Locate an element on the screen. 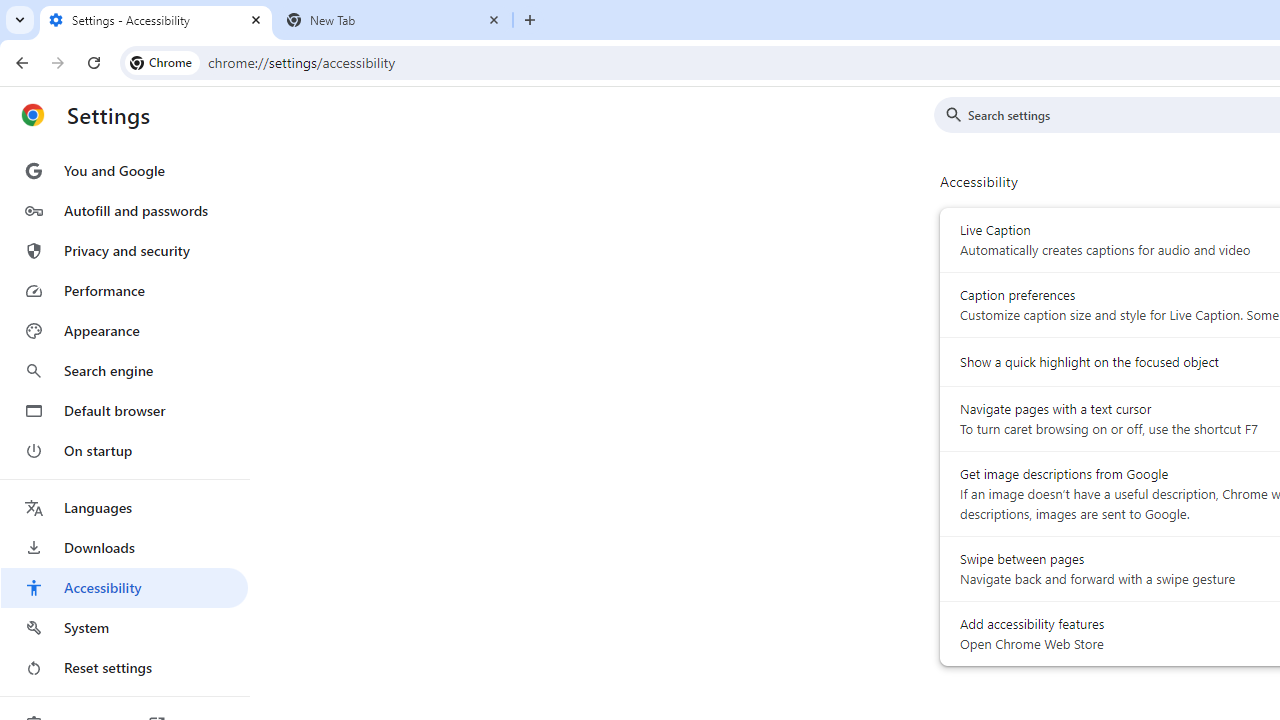  'On startup' is located at coordinates (123, 451).